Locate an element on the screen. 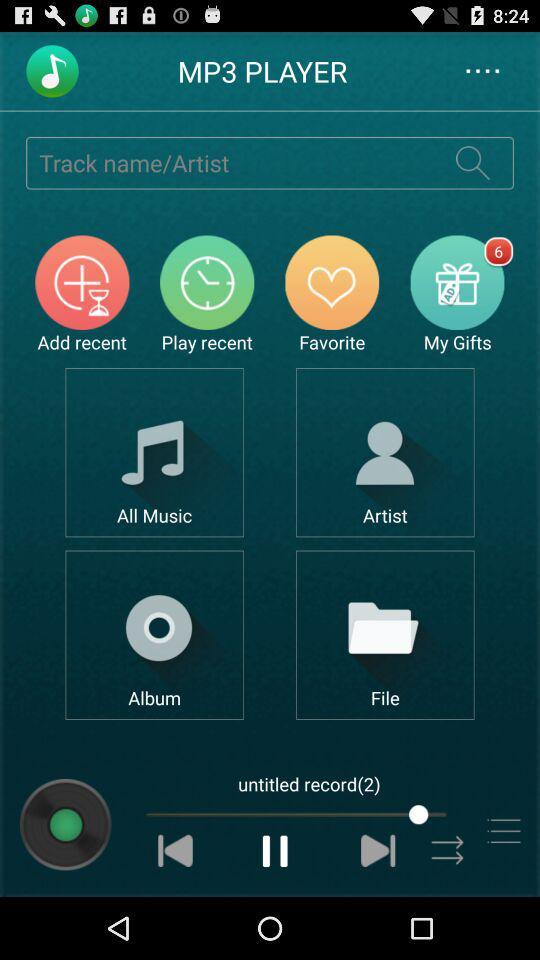 The image size is (540, 960). record is located at coordinates (65, 824).